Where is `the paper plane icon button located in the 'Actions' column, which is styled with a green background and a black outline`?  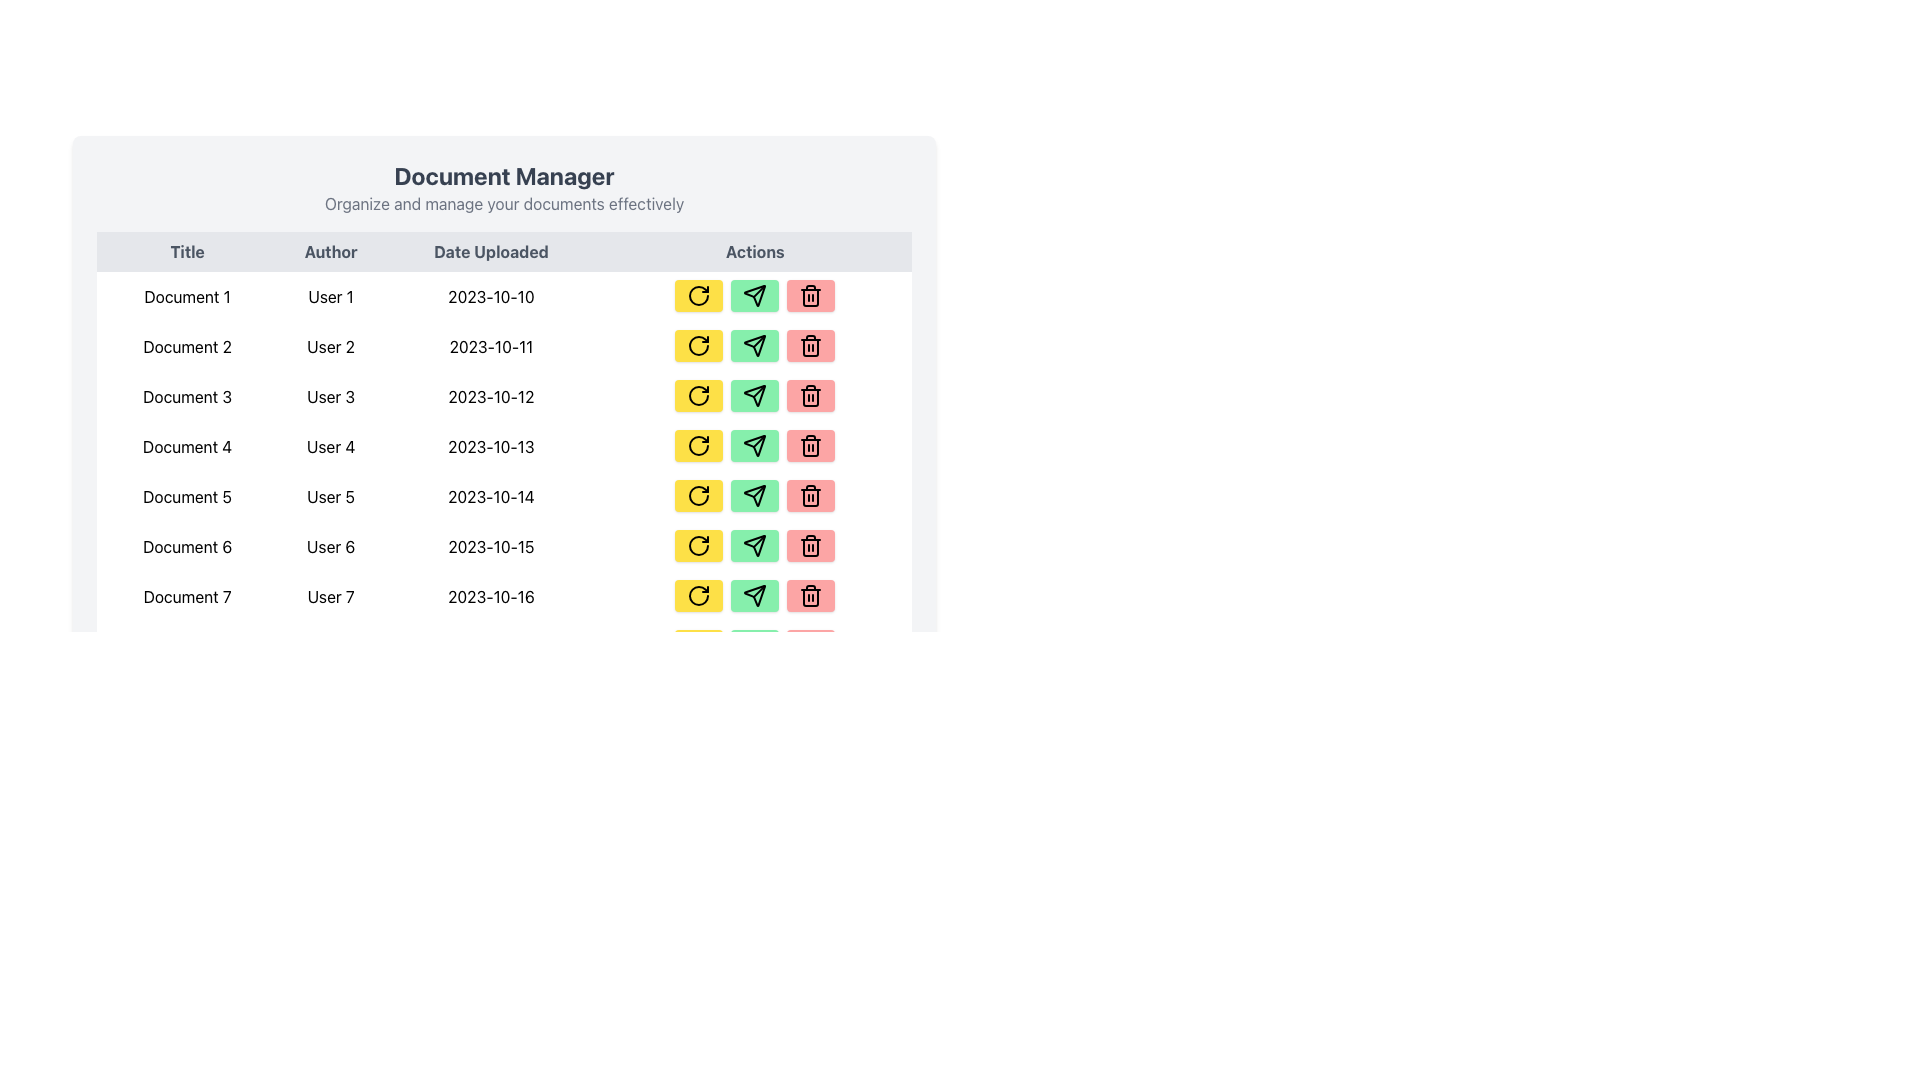
the paper plane icon button located in the 'Actions' column, which is styled with a green background and a black outline is located at coordinates (754, 296).